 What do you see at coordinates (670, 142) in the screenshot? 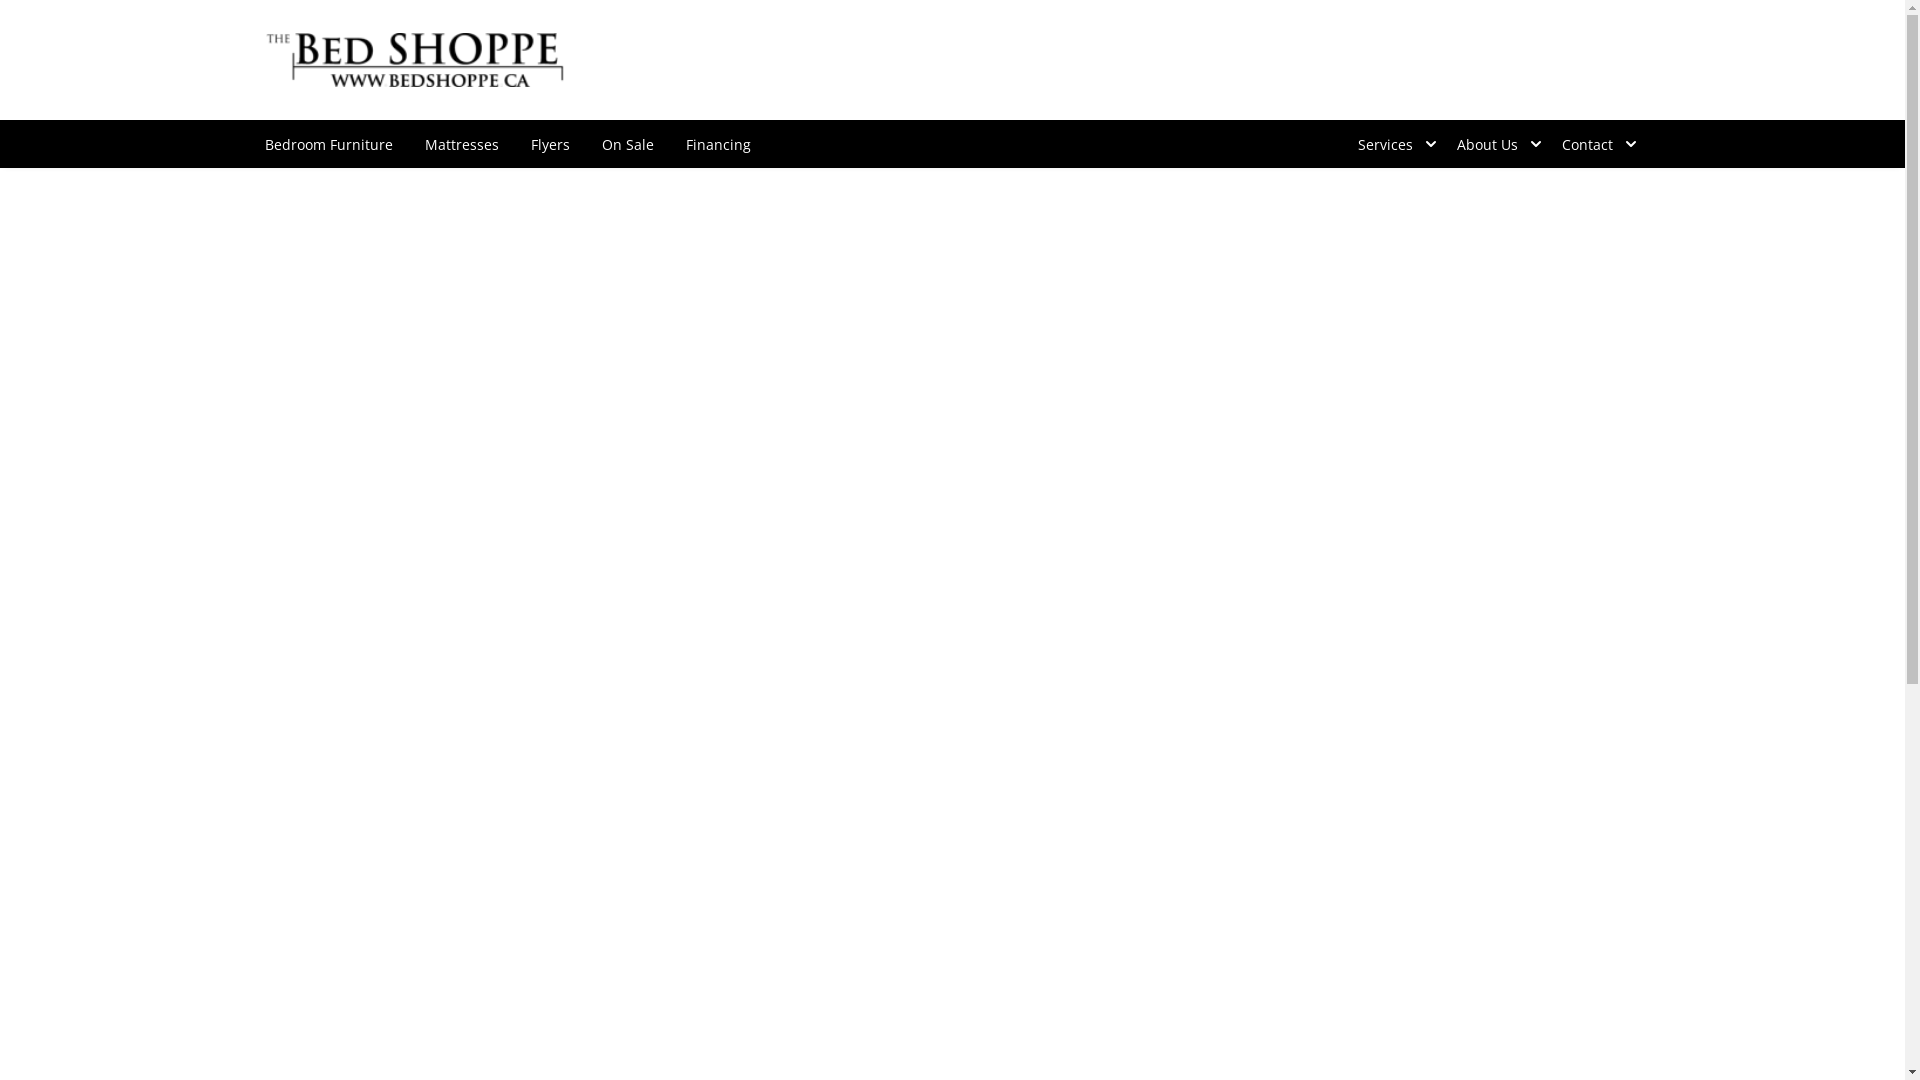
I see `'Financing'` at bounding box center [670, 142].